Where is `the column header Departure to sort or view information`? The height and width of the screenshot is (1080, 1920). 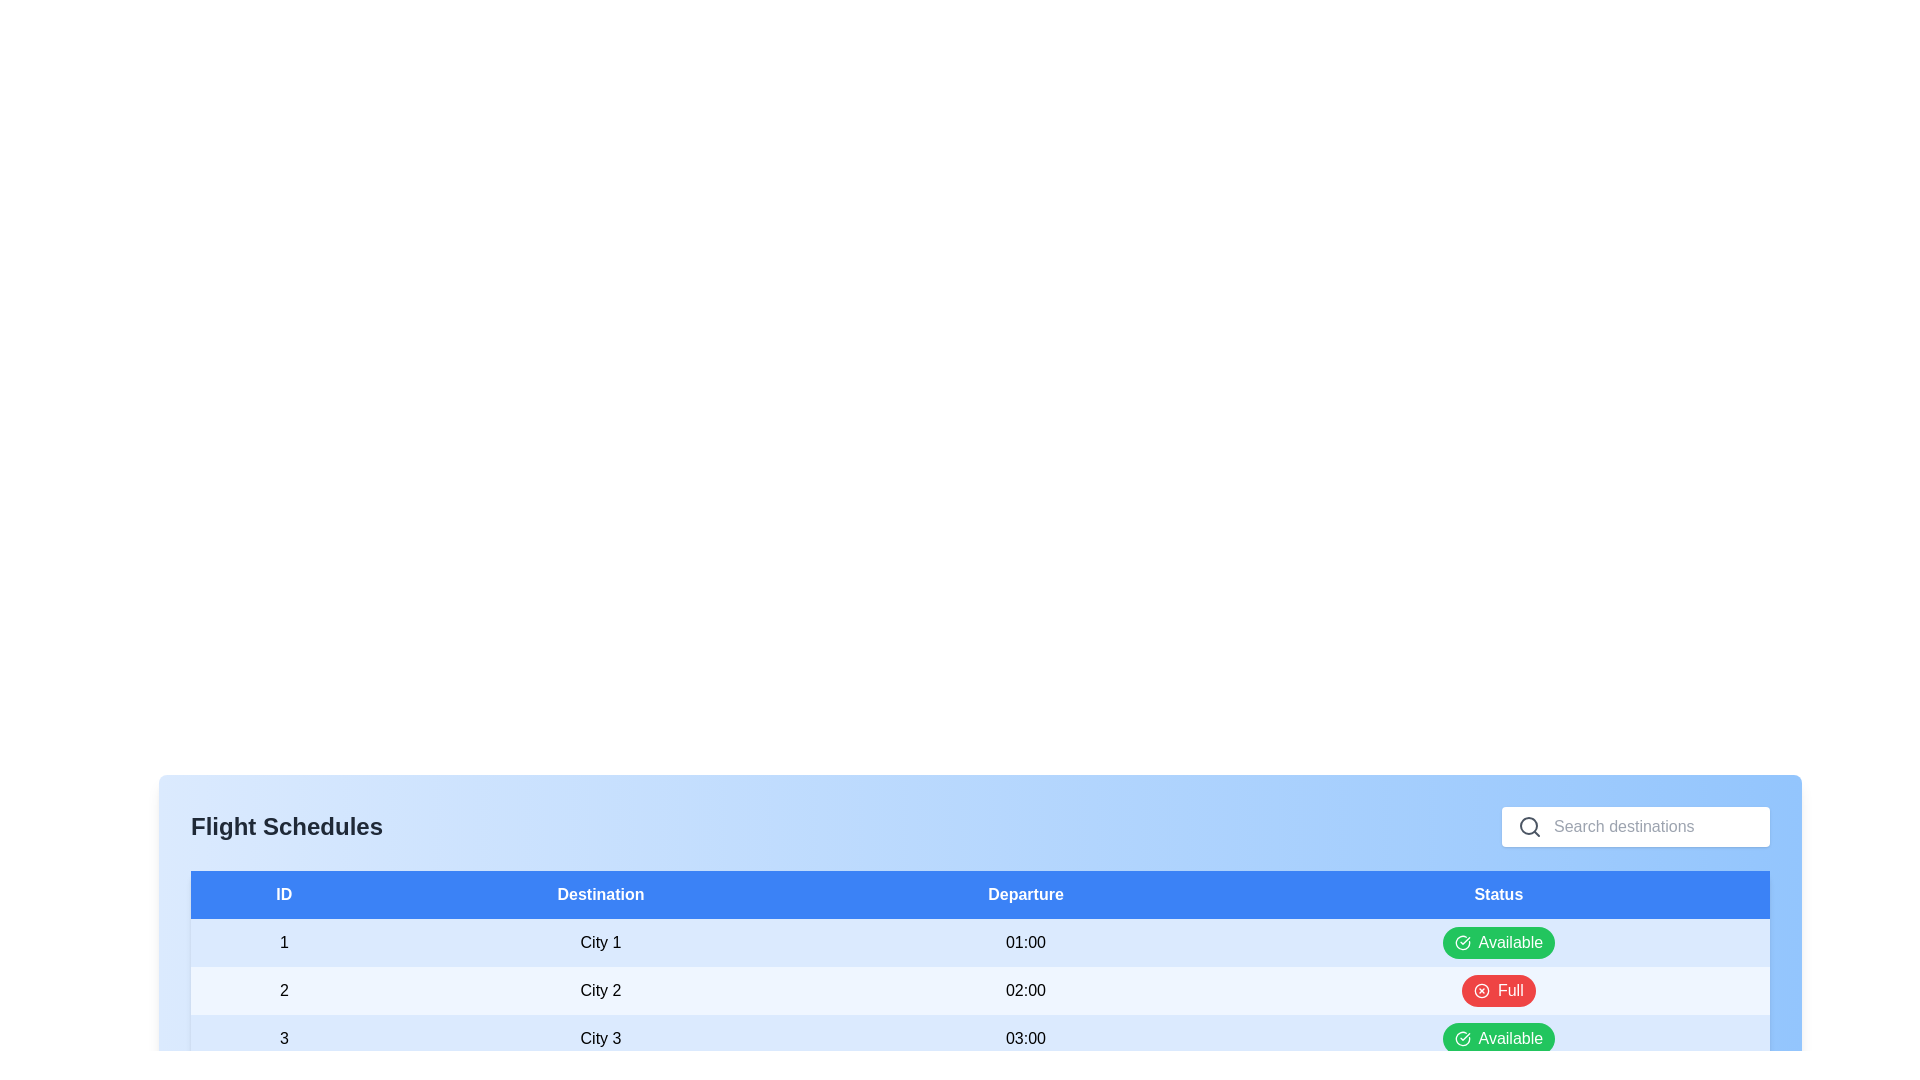
the column header Departure to sort or view information is located at coordinates (1026, 893).